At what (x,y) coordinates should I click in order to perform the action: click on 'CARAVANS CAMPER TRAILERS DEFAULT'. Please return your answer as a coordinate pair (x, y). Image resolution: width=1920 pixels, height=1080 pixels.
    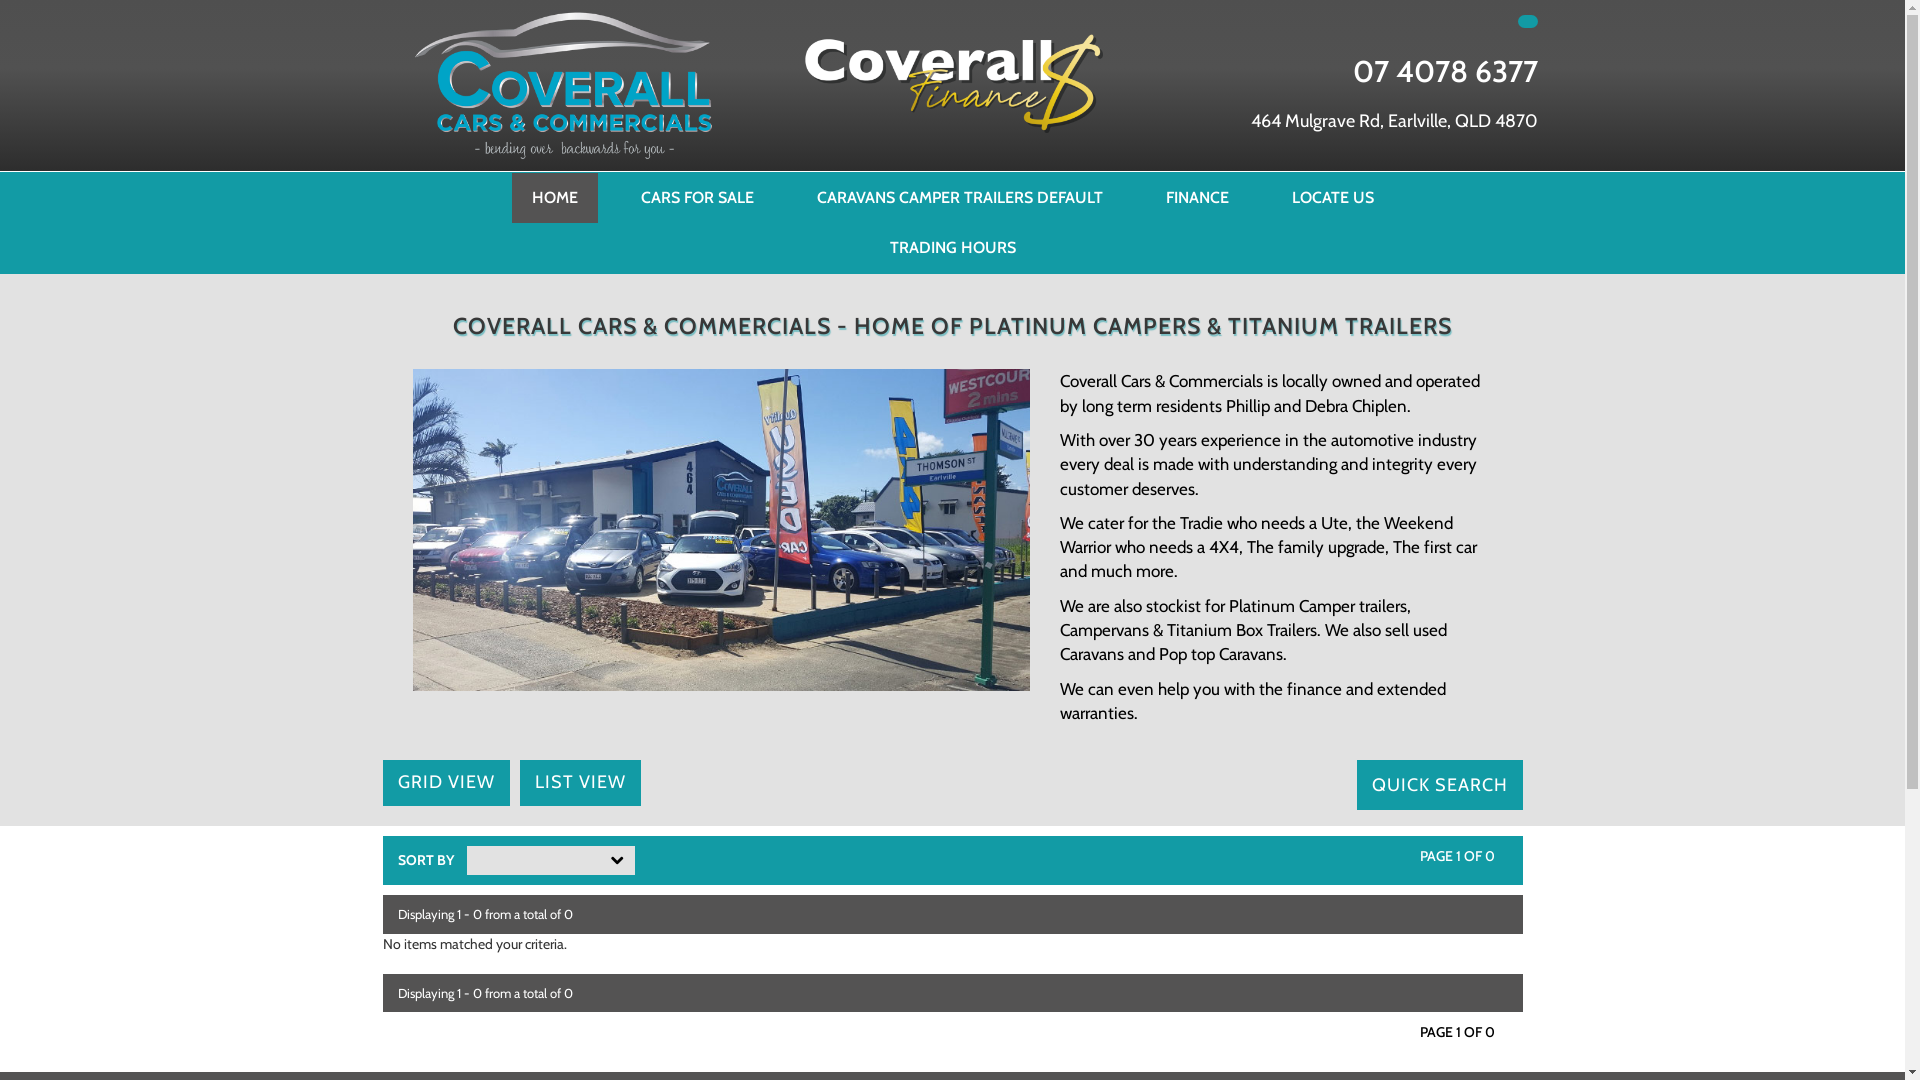
    Looking at the image, I should click on (958, 197).